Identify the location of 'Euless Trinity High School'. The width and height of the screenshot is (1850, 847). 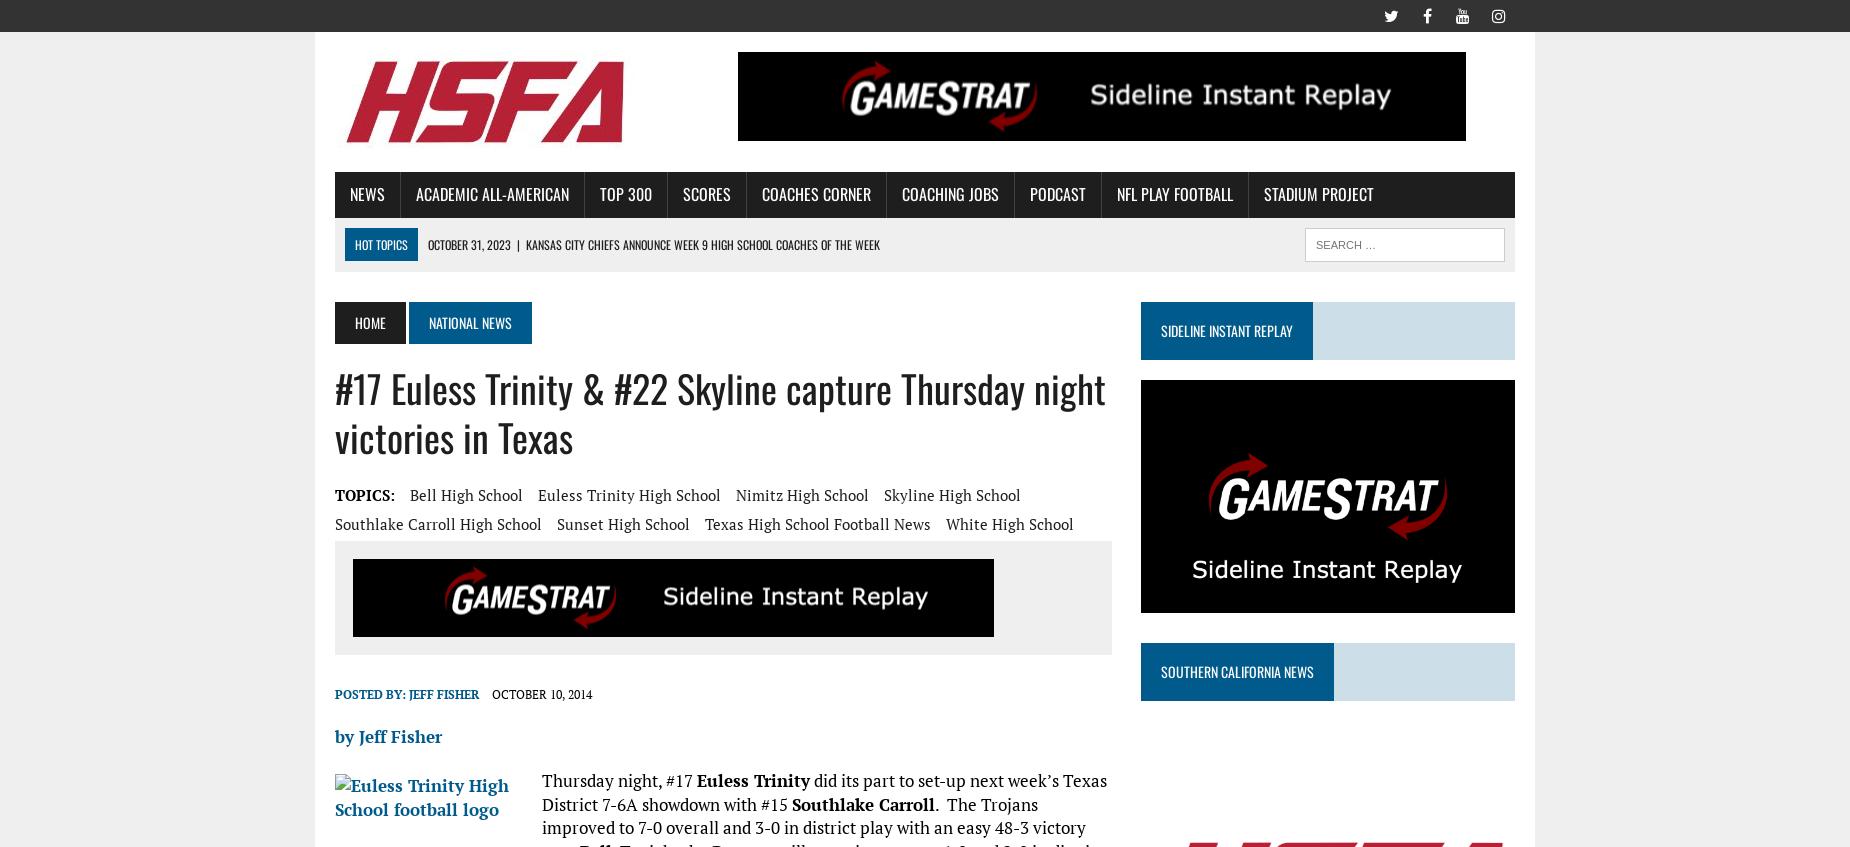
(629, 492).